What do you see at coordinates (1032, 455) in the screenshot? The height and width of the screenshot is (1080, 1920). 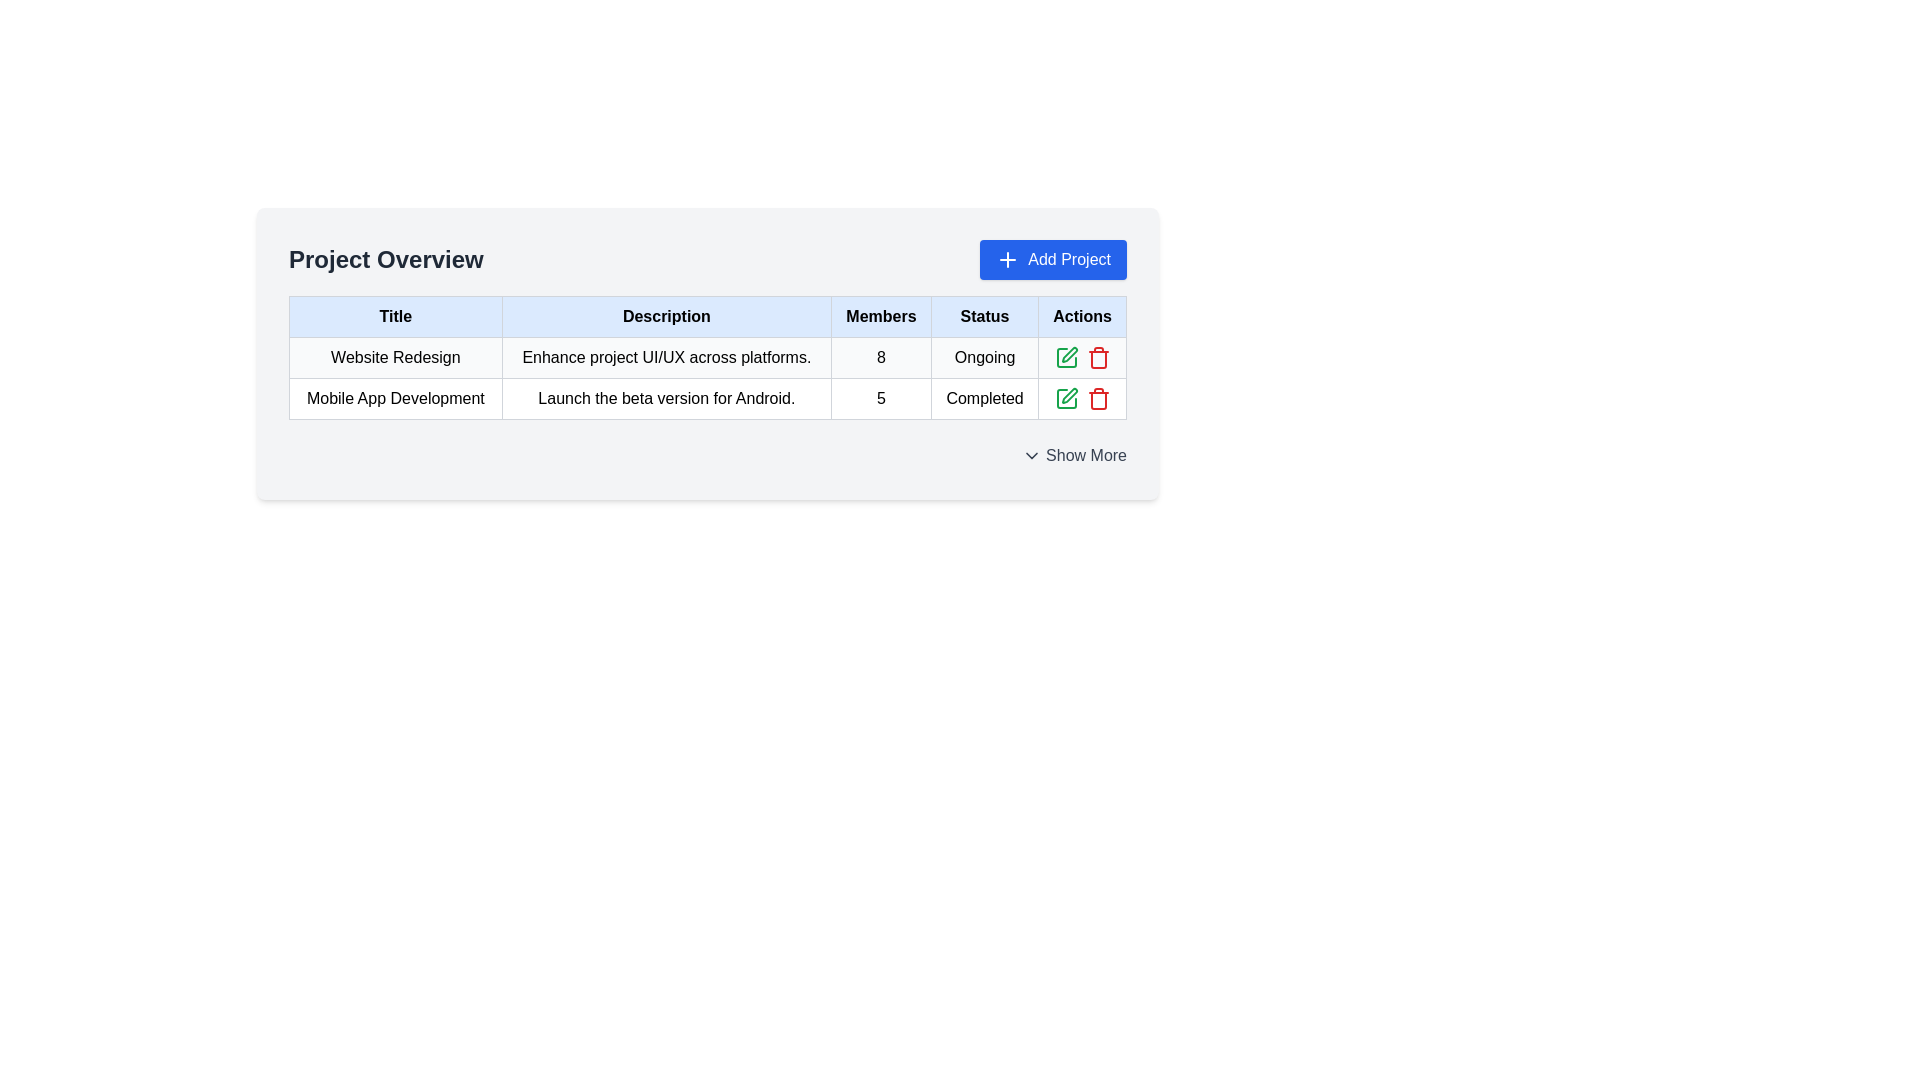 I see `the Chevron Down icon located to the right of 'Show More' in the bottom-right corner of the visible card interface` at bounding box center [1032, 455].